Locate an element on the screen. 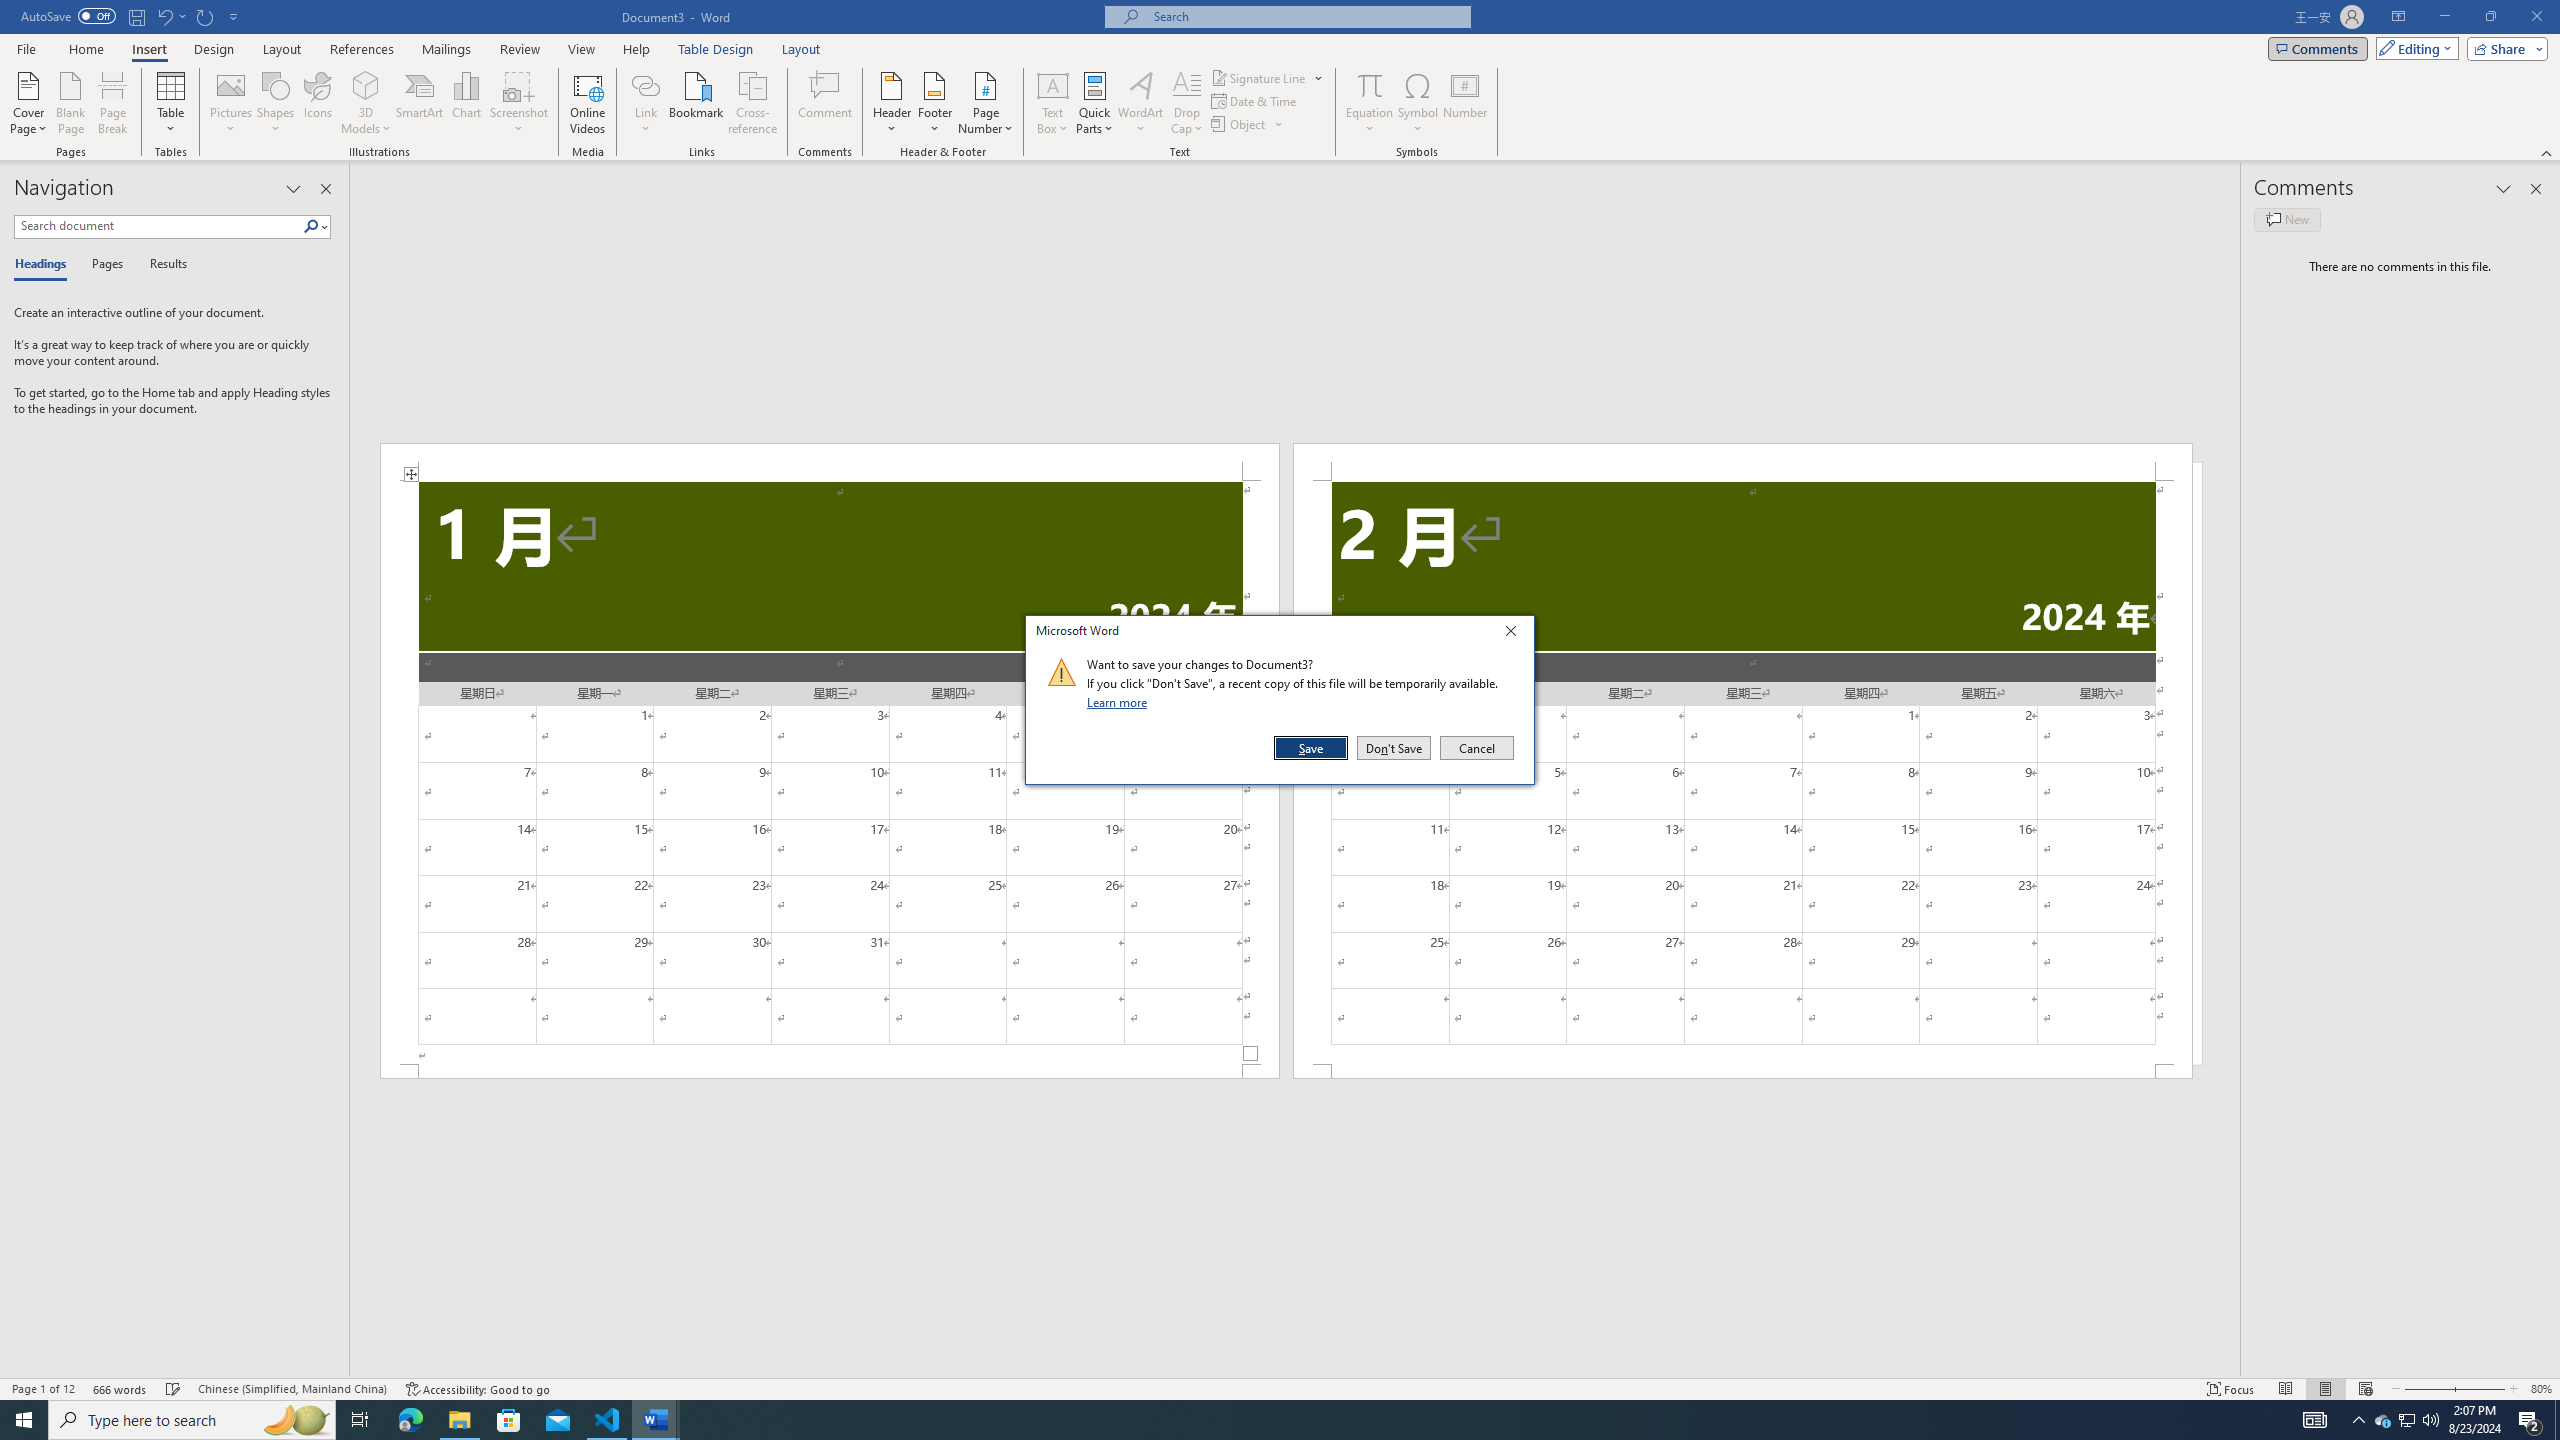 This screenshot has width=2560, height=1440. 'Microsoft Edge' is located at coordinates (409, 1418).